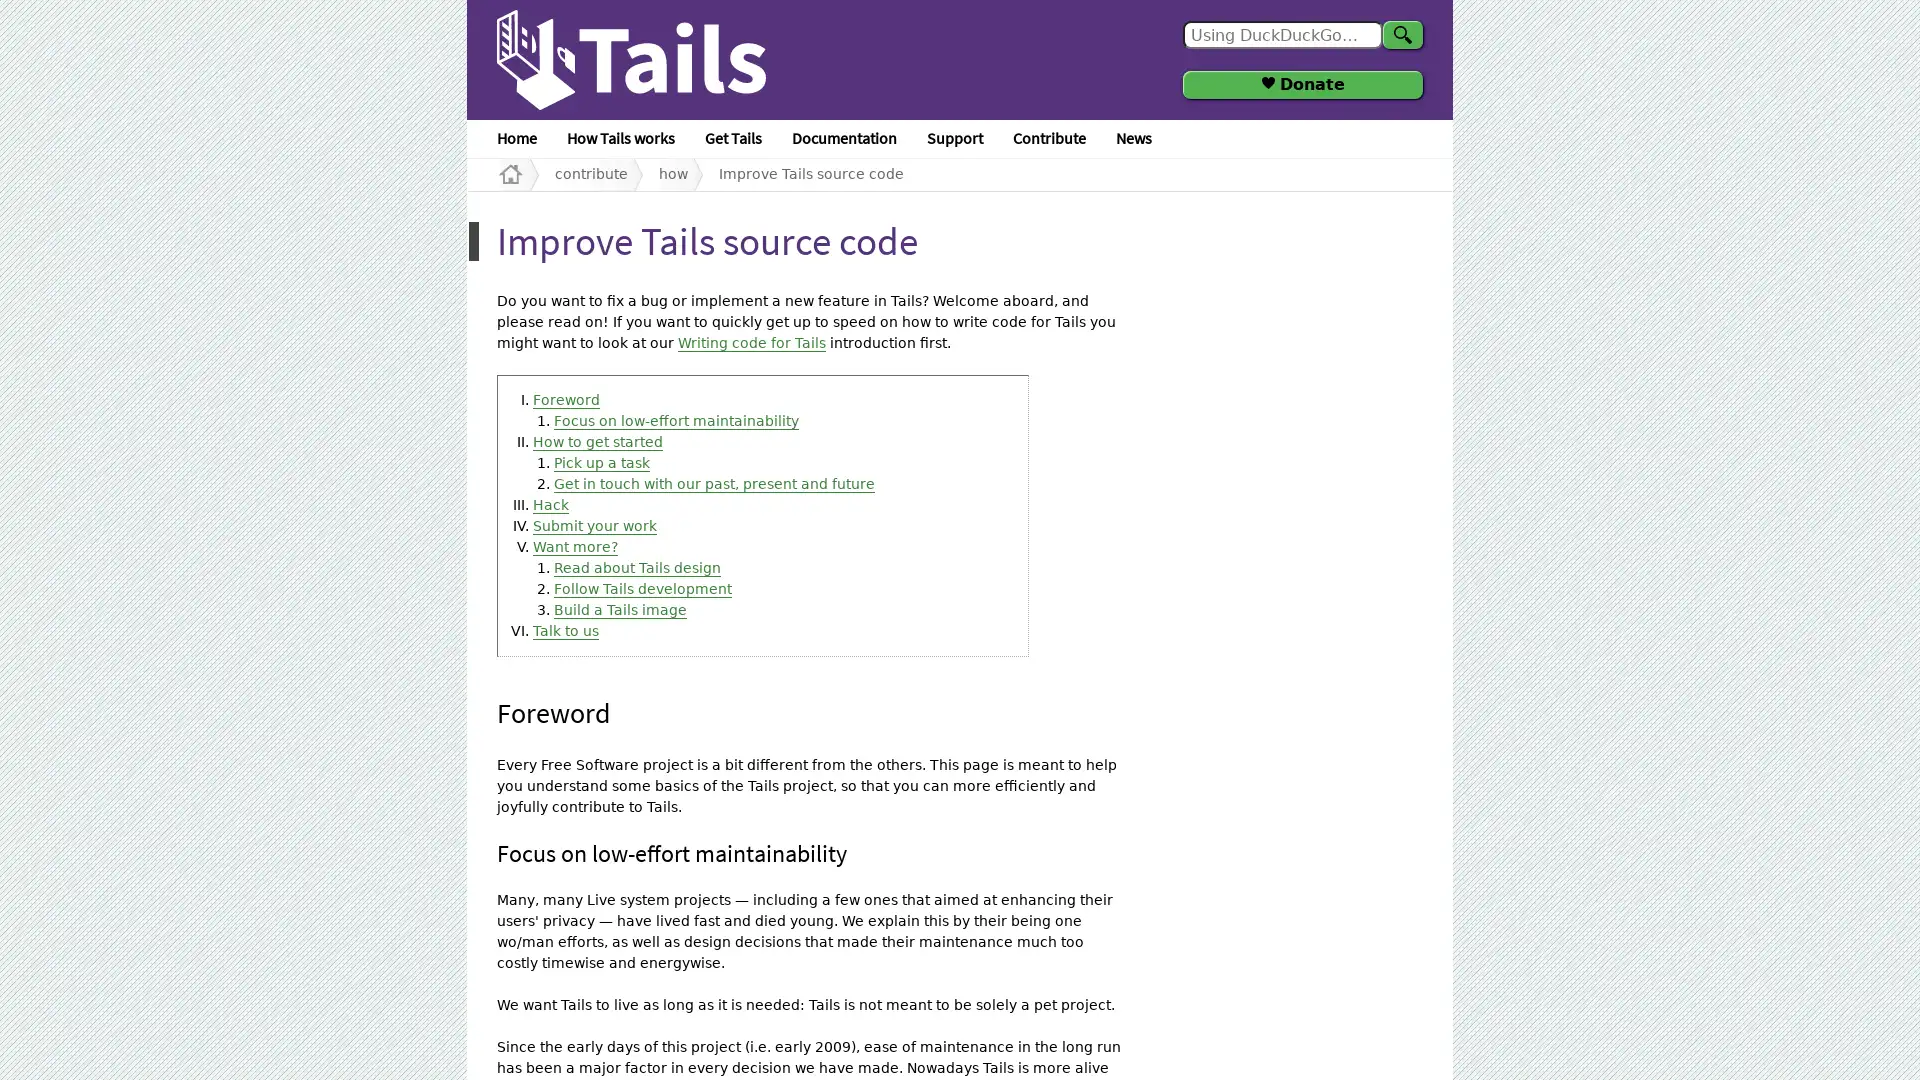 This screenshot has height=1080, width=1920. I want to click on Search, so click(1401, 34).